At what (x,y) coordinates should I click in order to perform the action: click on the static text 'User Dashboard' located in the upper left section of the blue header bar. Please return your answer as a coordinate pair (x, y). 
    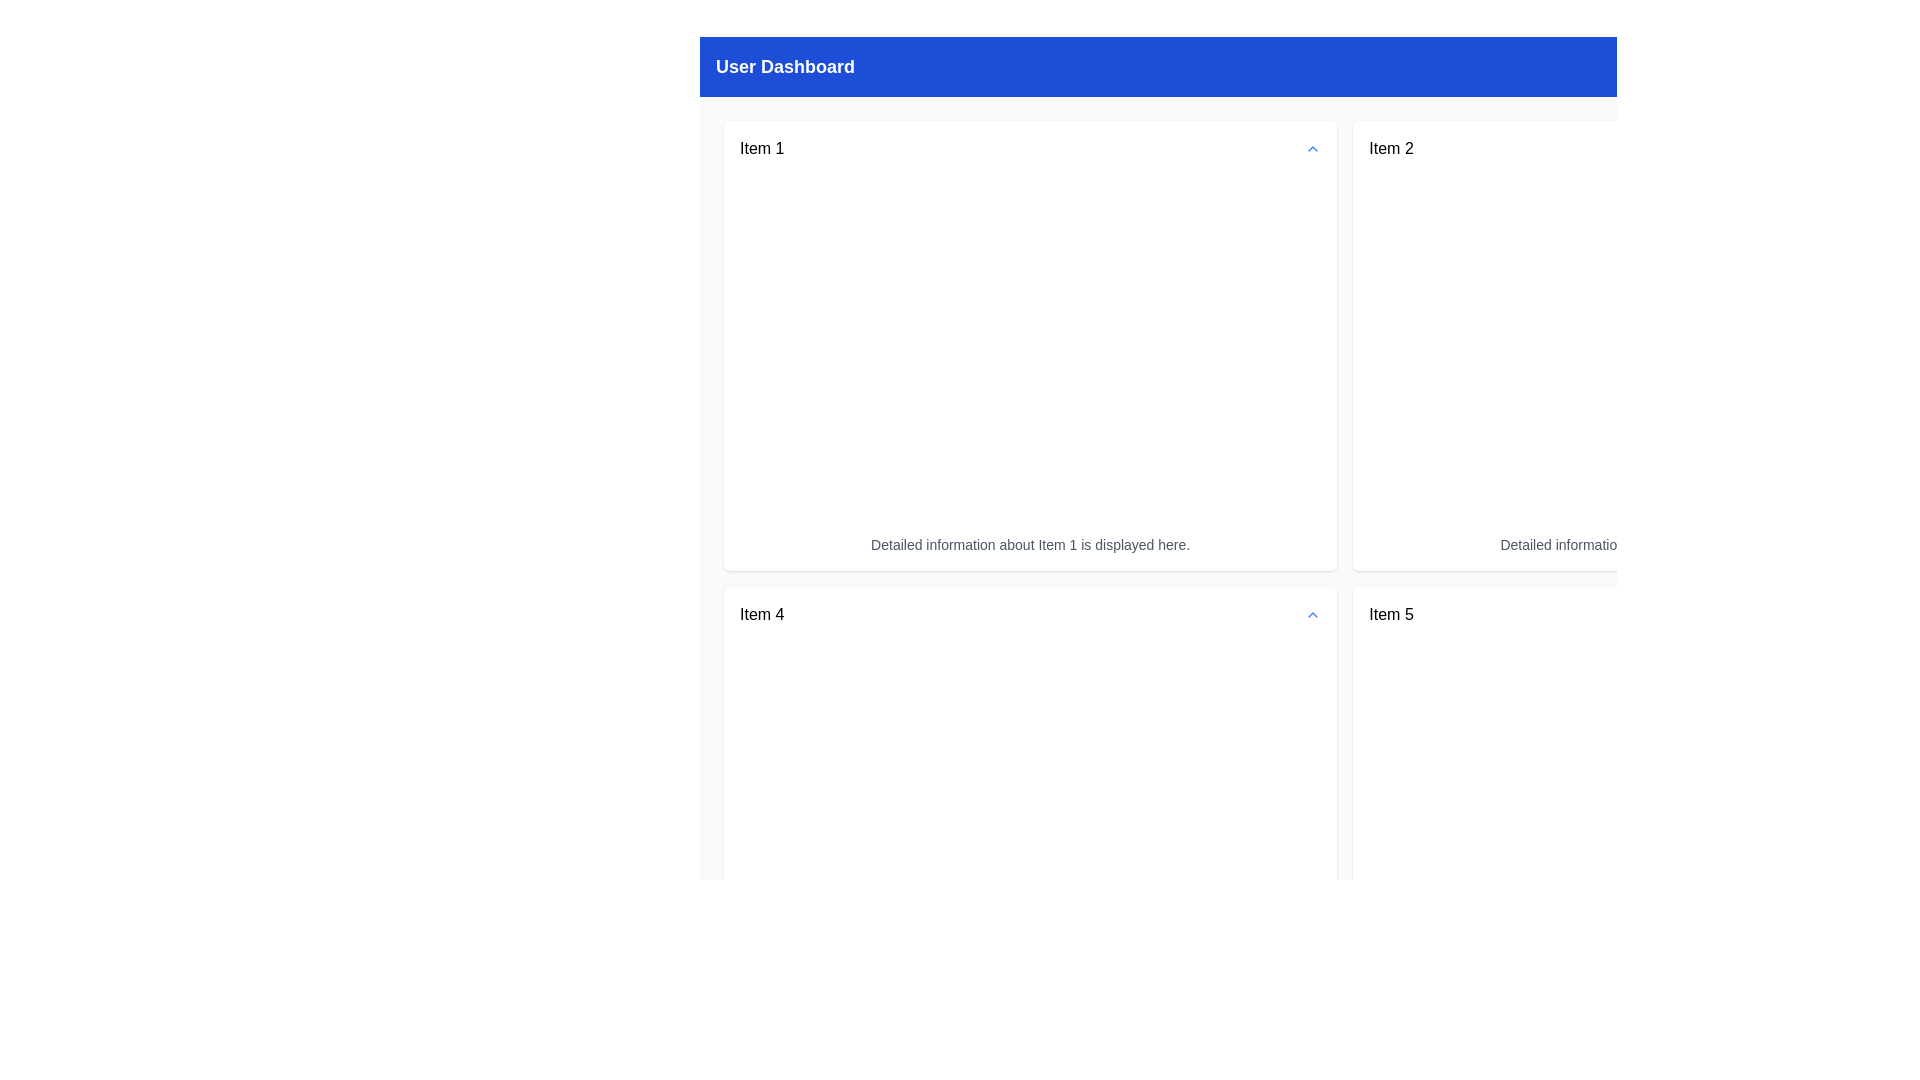
    Looking at the image, I should click on (784, 65).